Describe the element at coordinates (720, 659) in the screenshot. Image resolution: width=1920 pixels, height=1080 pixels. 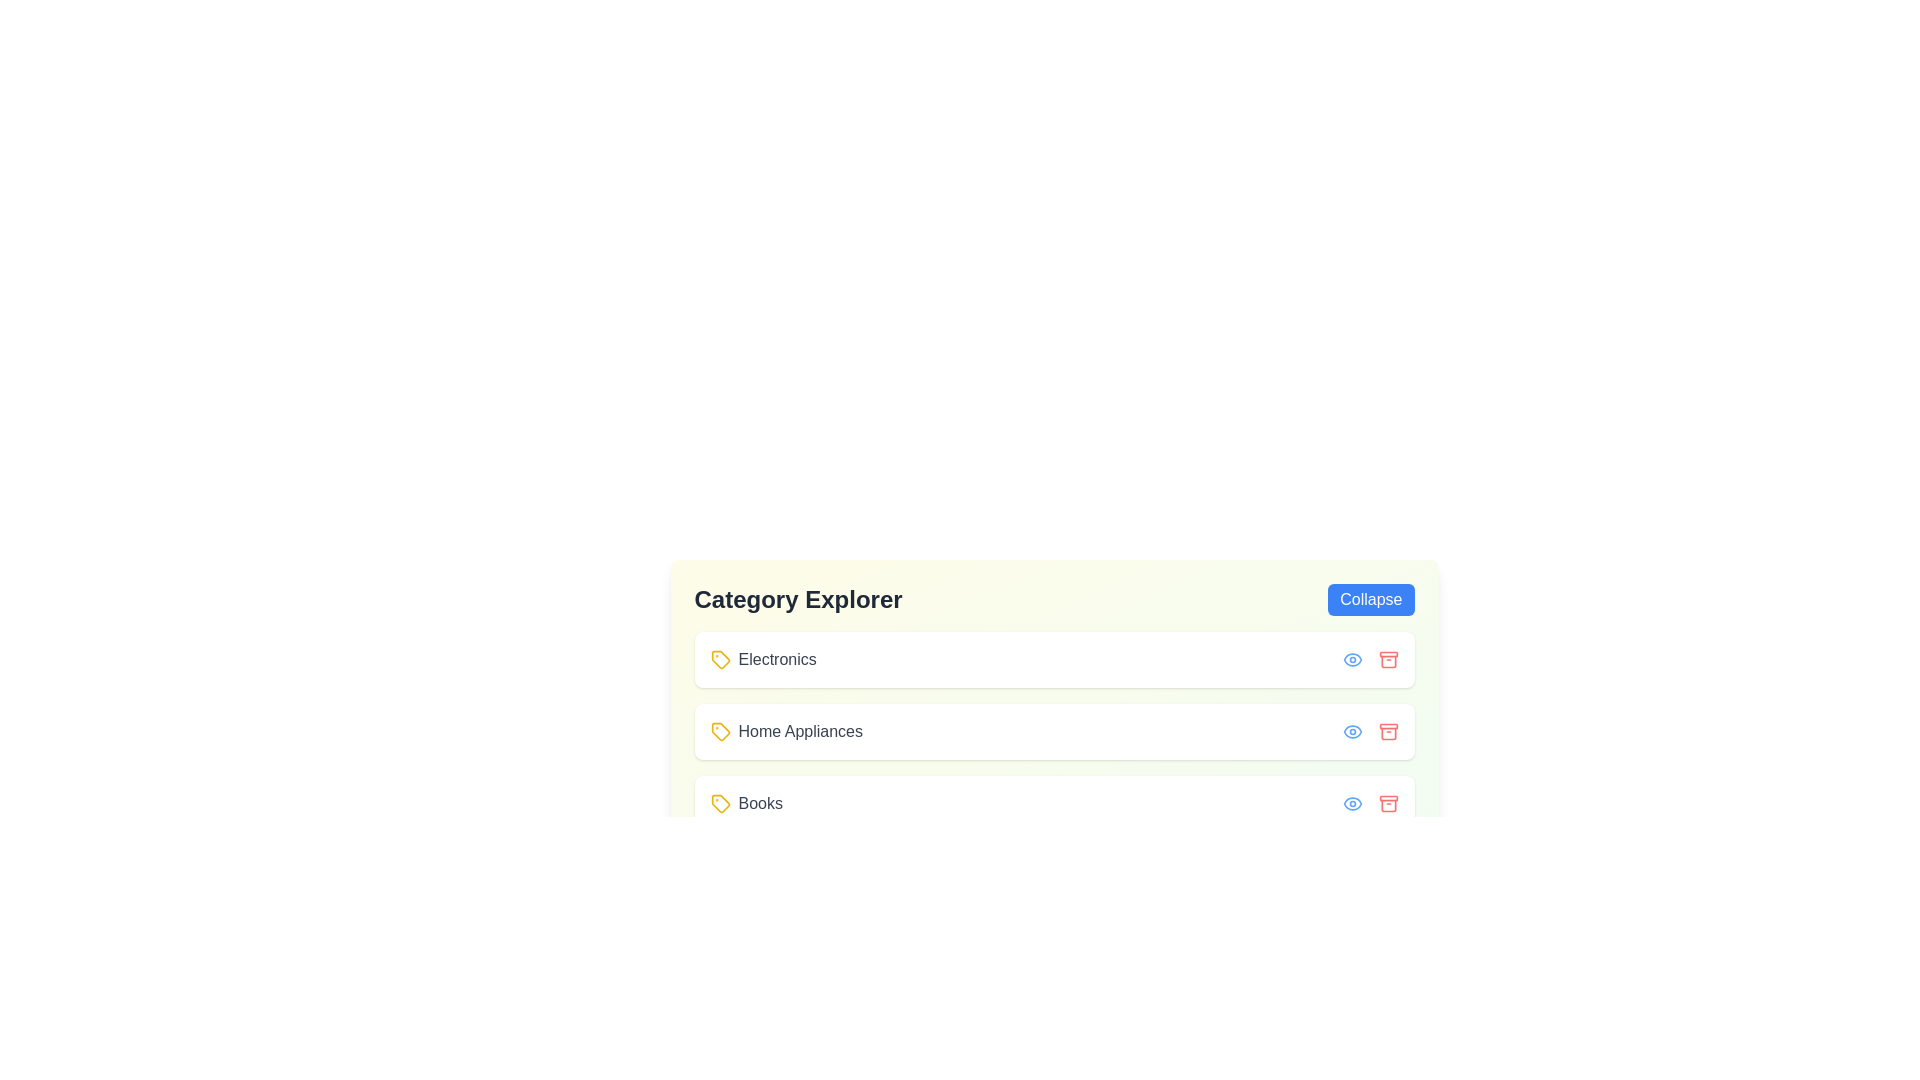
I see `the first icon representing the 'Electronics' category, which is located at the top of the list of categories` at that location.